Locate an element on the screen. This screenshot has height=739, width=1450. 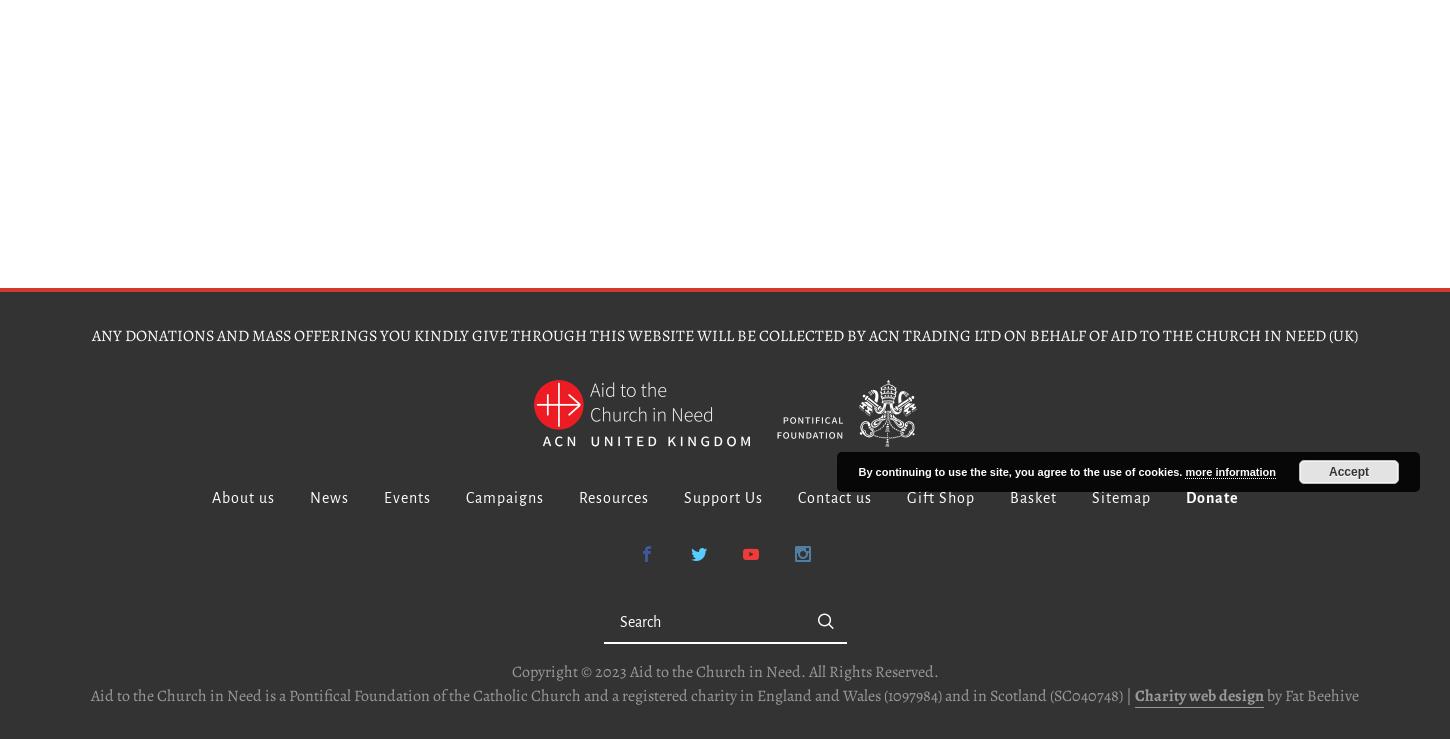
'Gift Shop' is located at coordinates (904, 497).